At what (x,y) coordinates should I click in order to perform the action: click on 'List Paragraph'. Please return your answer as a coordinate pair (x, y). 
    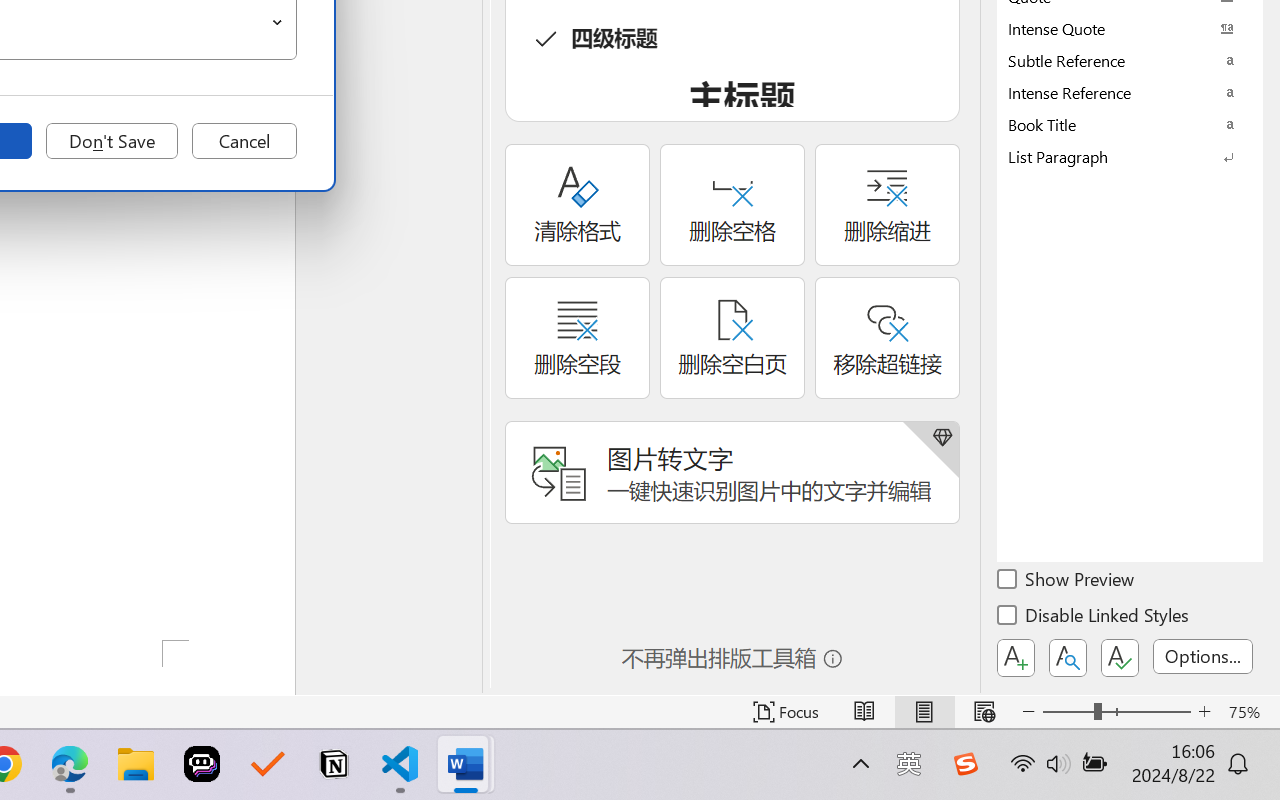
    Looking at the image, I should click on (1130, 156).